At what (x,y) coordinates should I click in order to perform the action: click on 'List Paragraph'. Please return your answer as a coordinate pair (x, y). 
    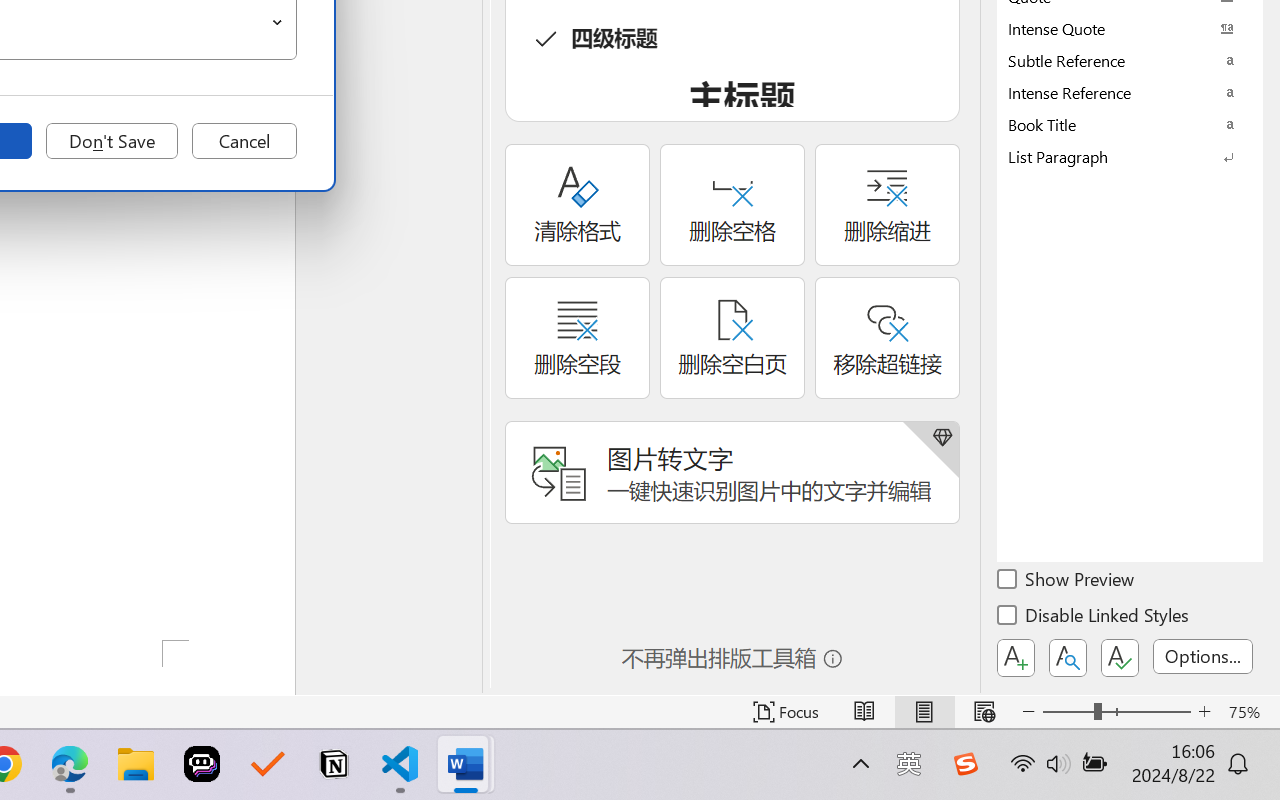
    Looking at the image, I should click on (1130, 156).